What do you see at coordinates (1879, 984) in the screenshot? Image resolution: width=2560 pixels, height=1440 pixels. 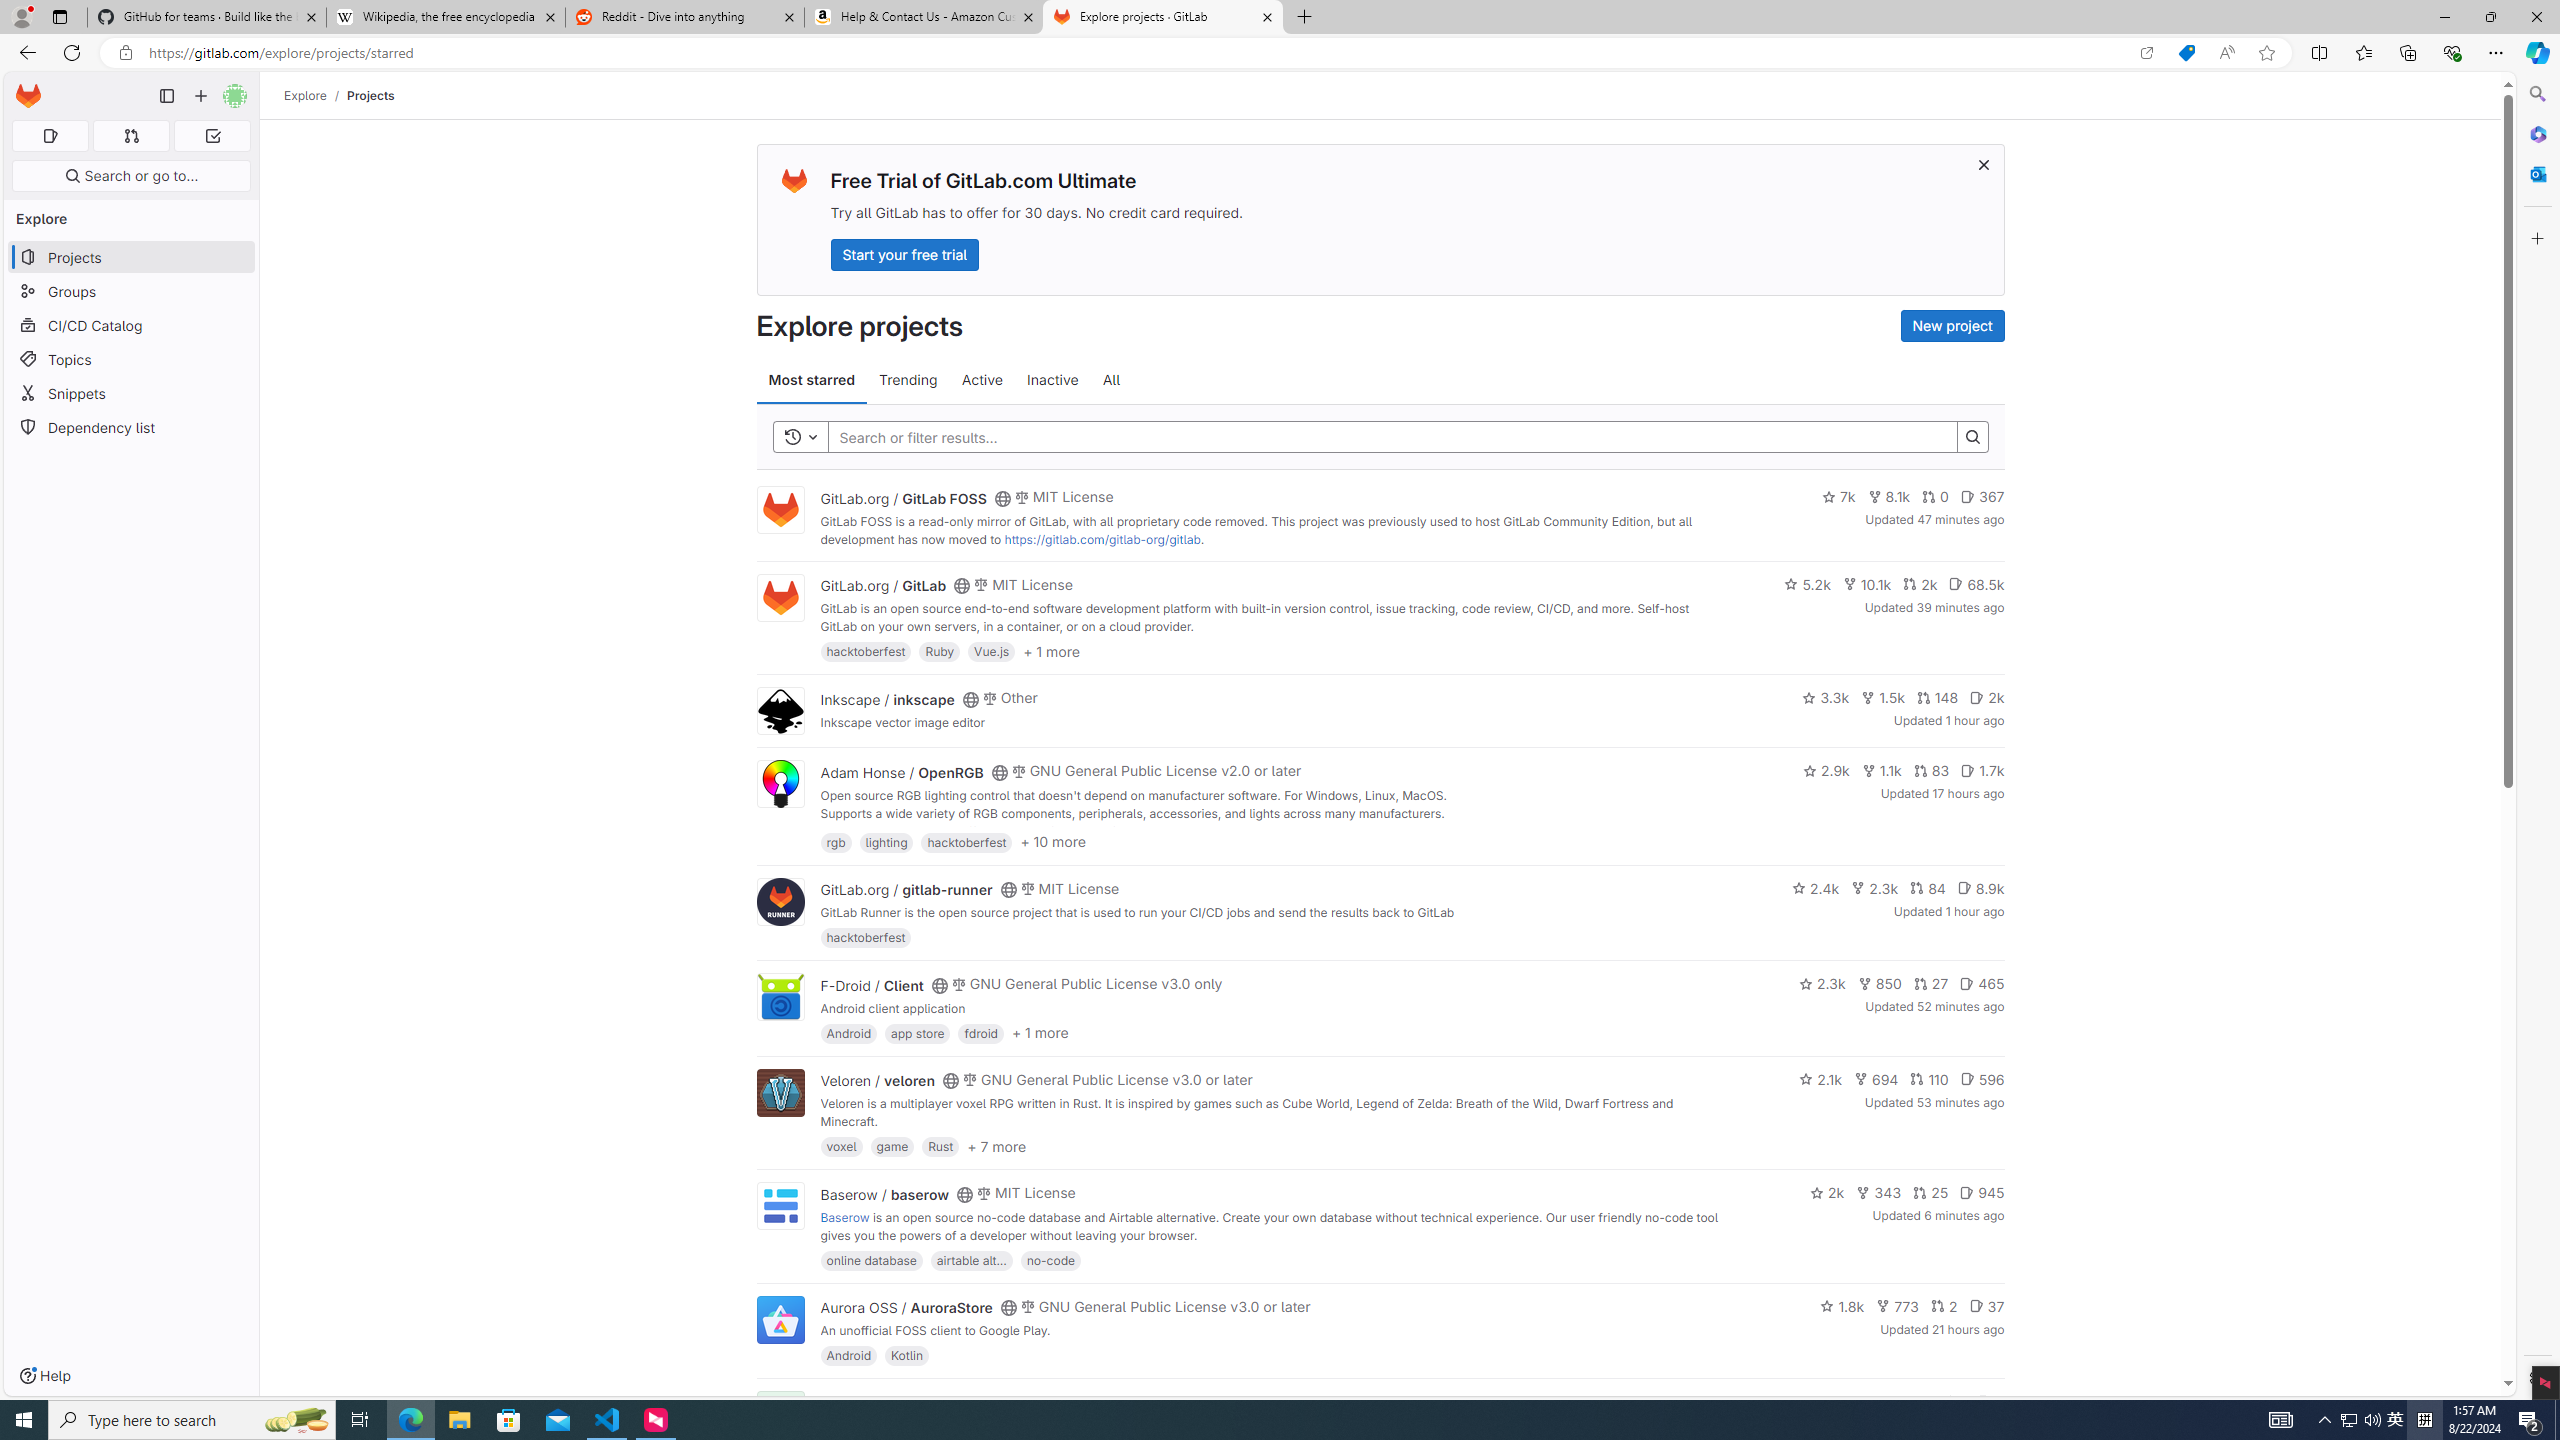 I see `'850'` at bounding box center [1879, 984].